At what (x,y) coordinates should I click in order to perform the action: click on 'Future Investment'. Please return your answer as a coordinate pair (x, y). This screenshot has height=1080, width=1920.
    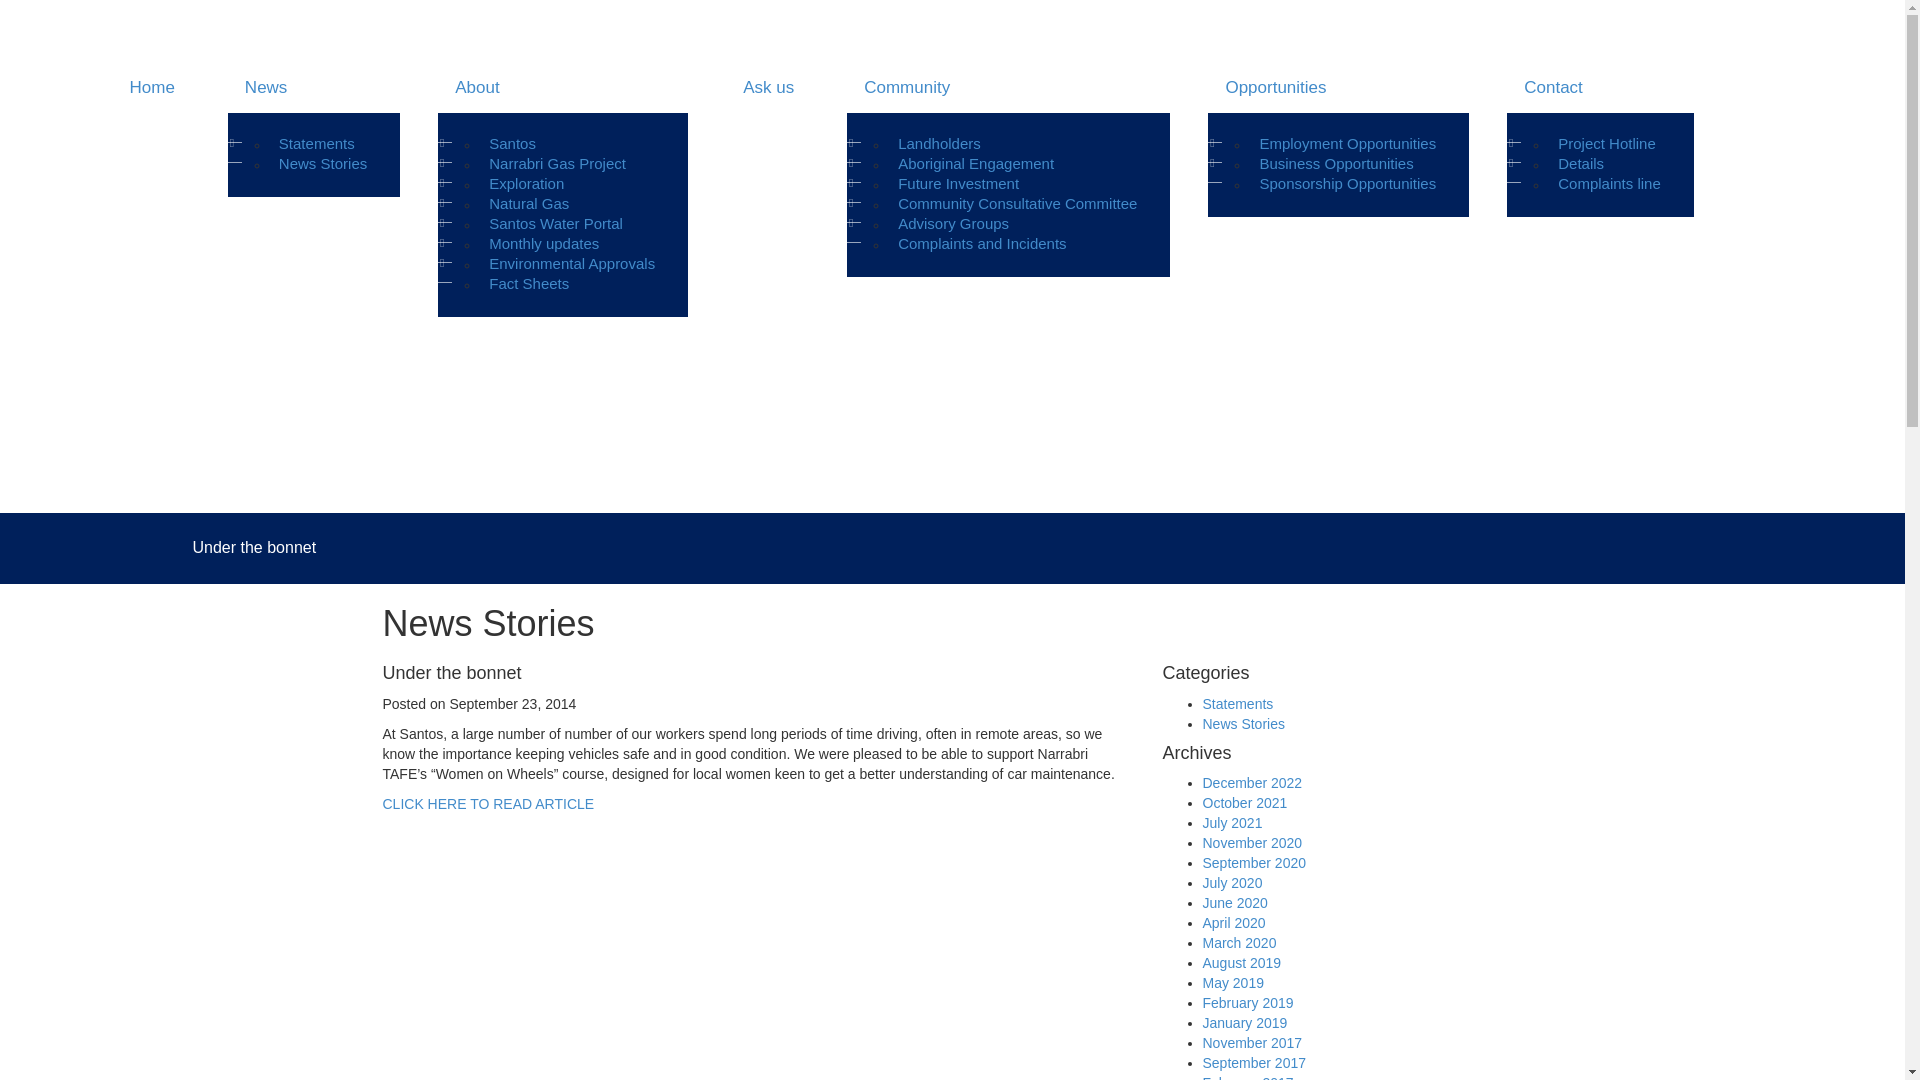
    Looking at the image, I should click on (957, 184).